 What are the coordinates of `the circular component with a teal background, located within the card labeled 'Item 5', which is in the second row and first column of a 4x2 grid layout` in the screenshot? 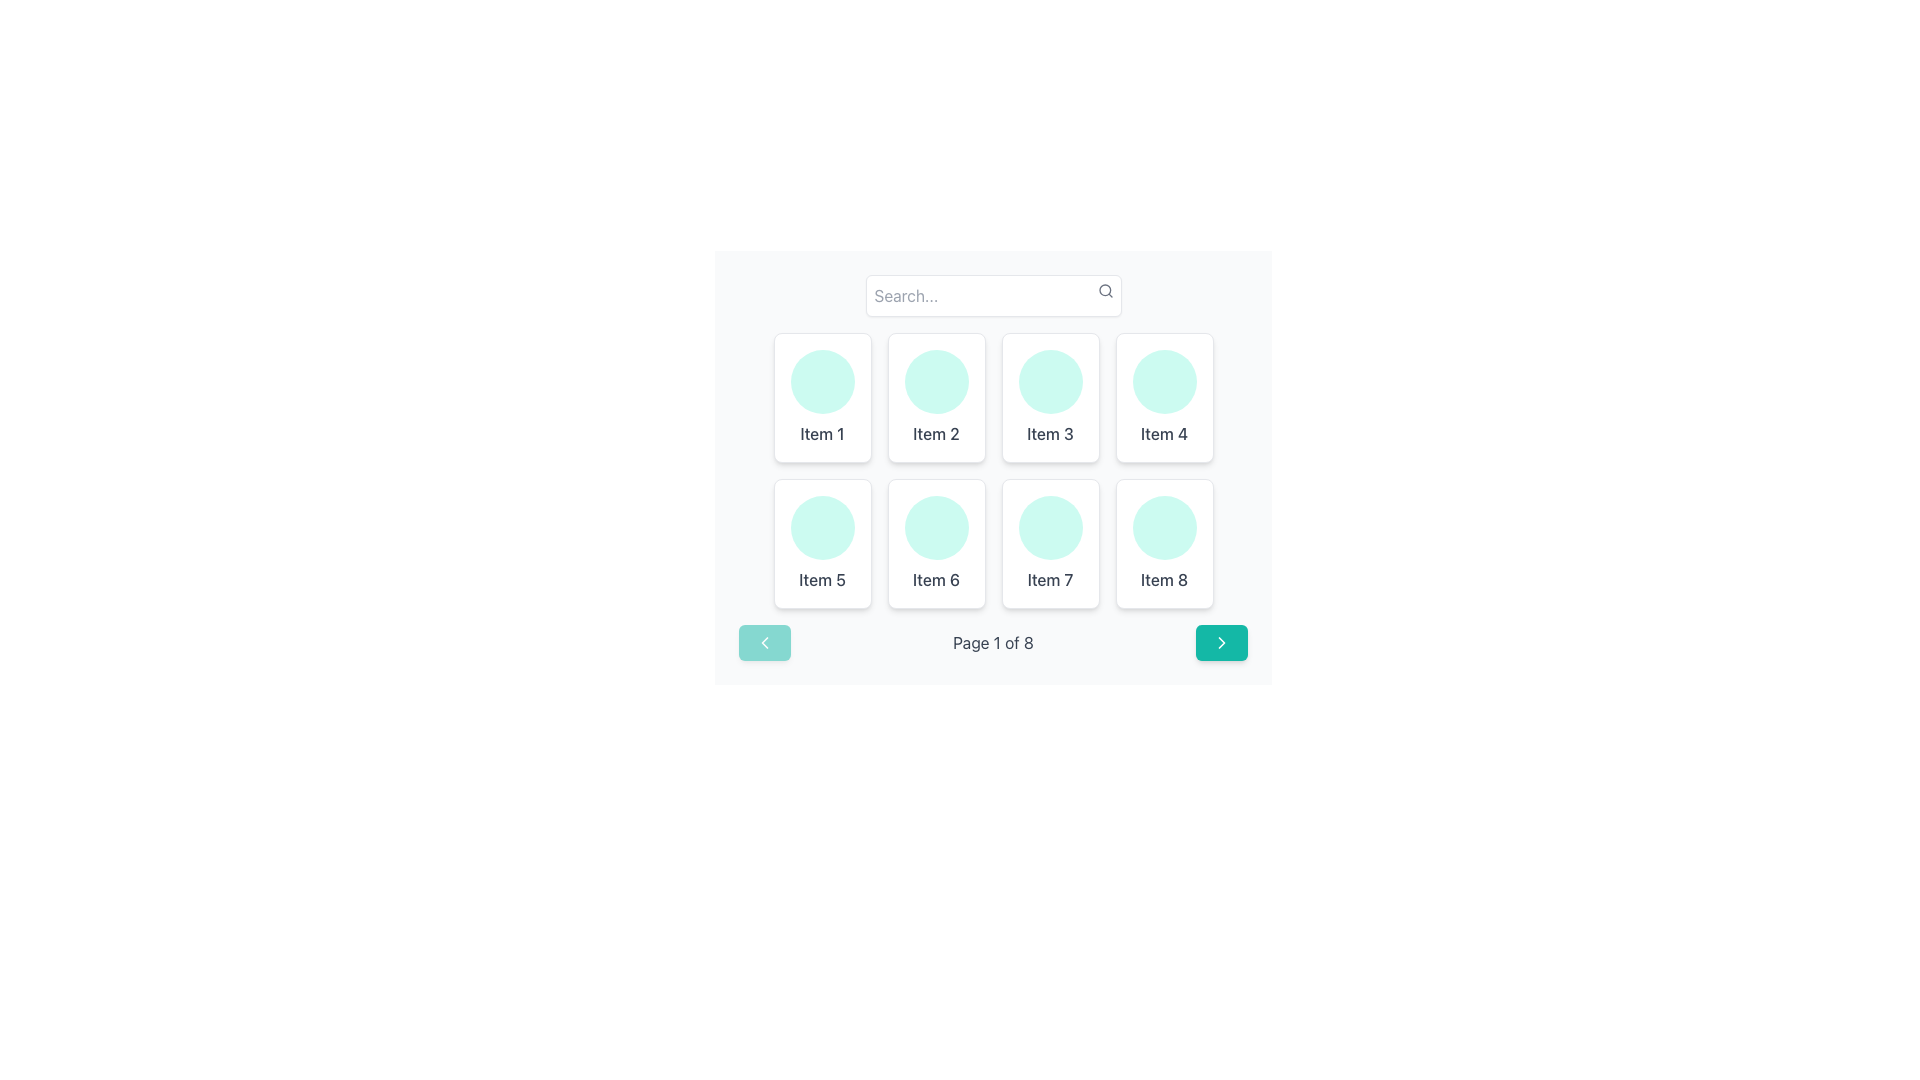 It's located at (822, 527).